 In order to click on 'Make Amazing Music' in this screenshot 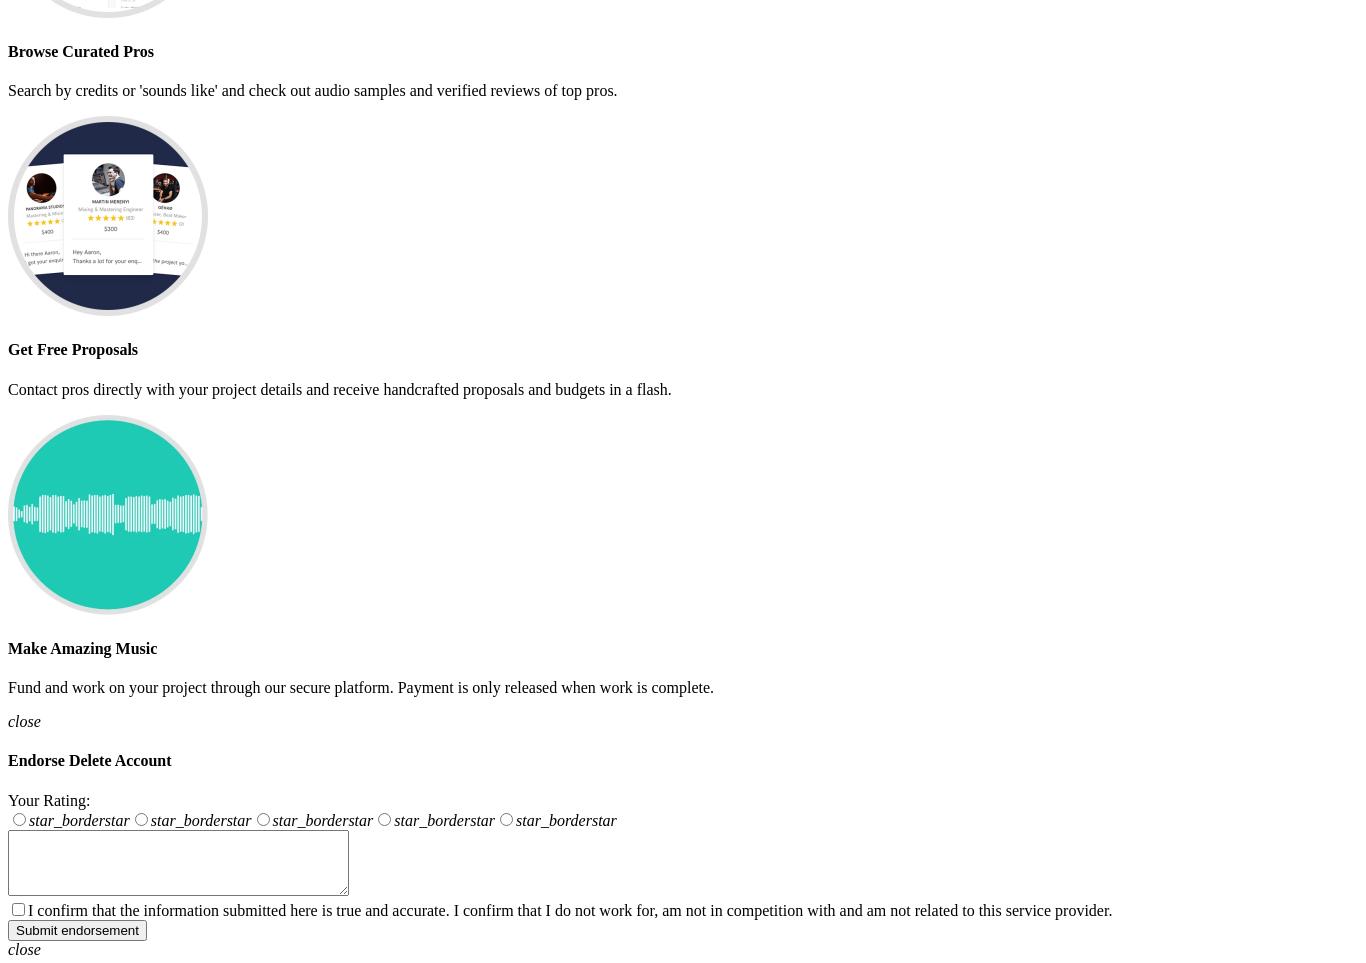, I will do `click(8, 646)`.